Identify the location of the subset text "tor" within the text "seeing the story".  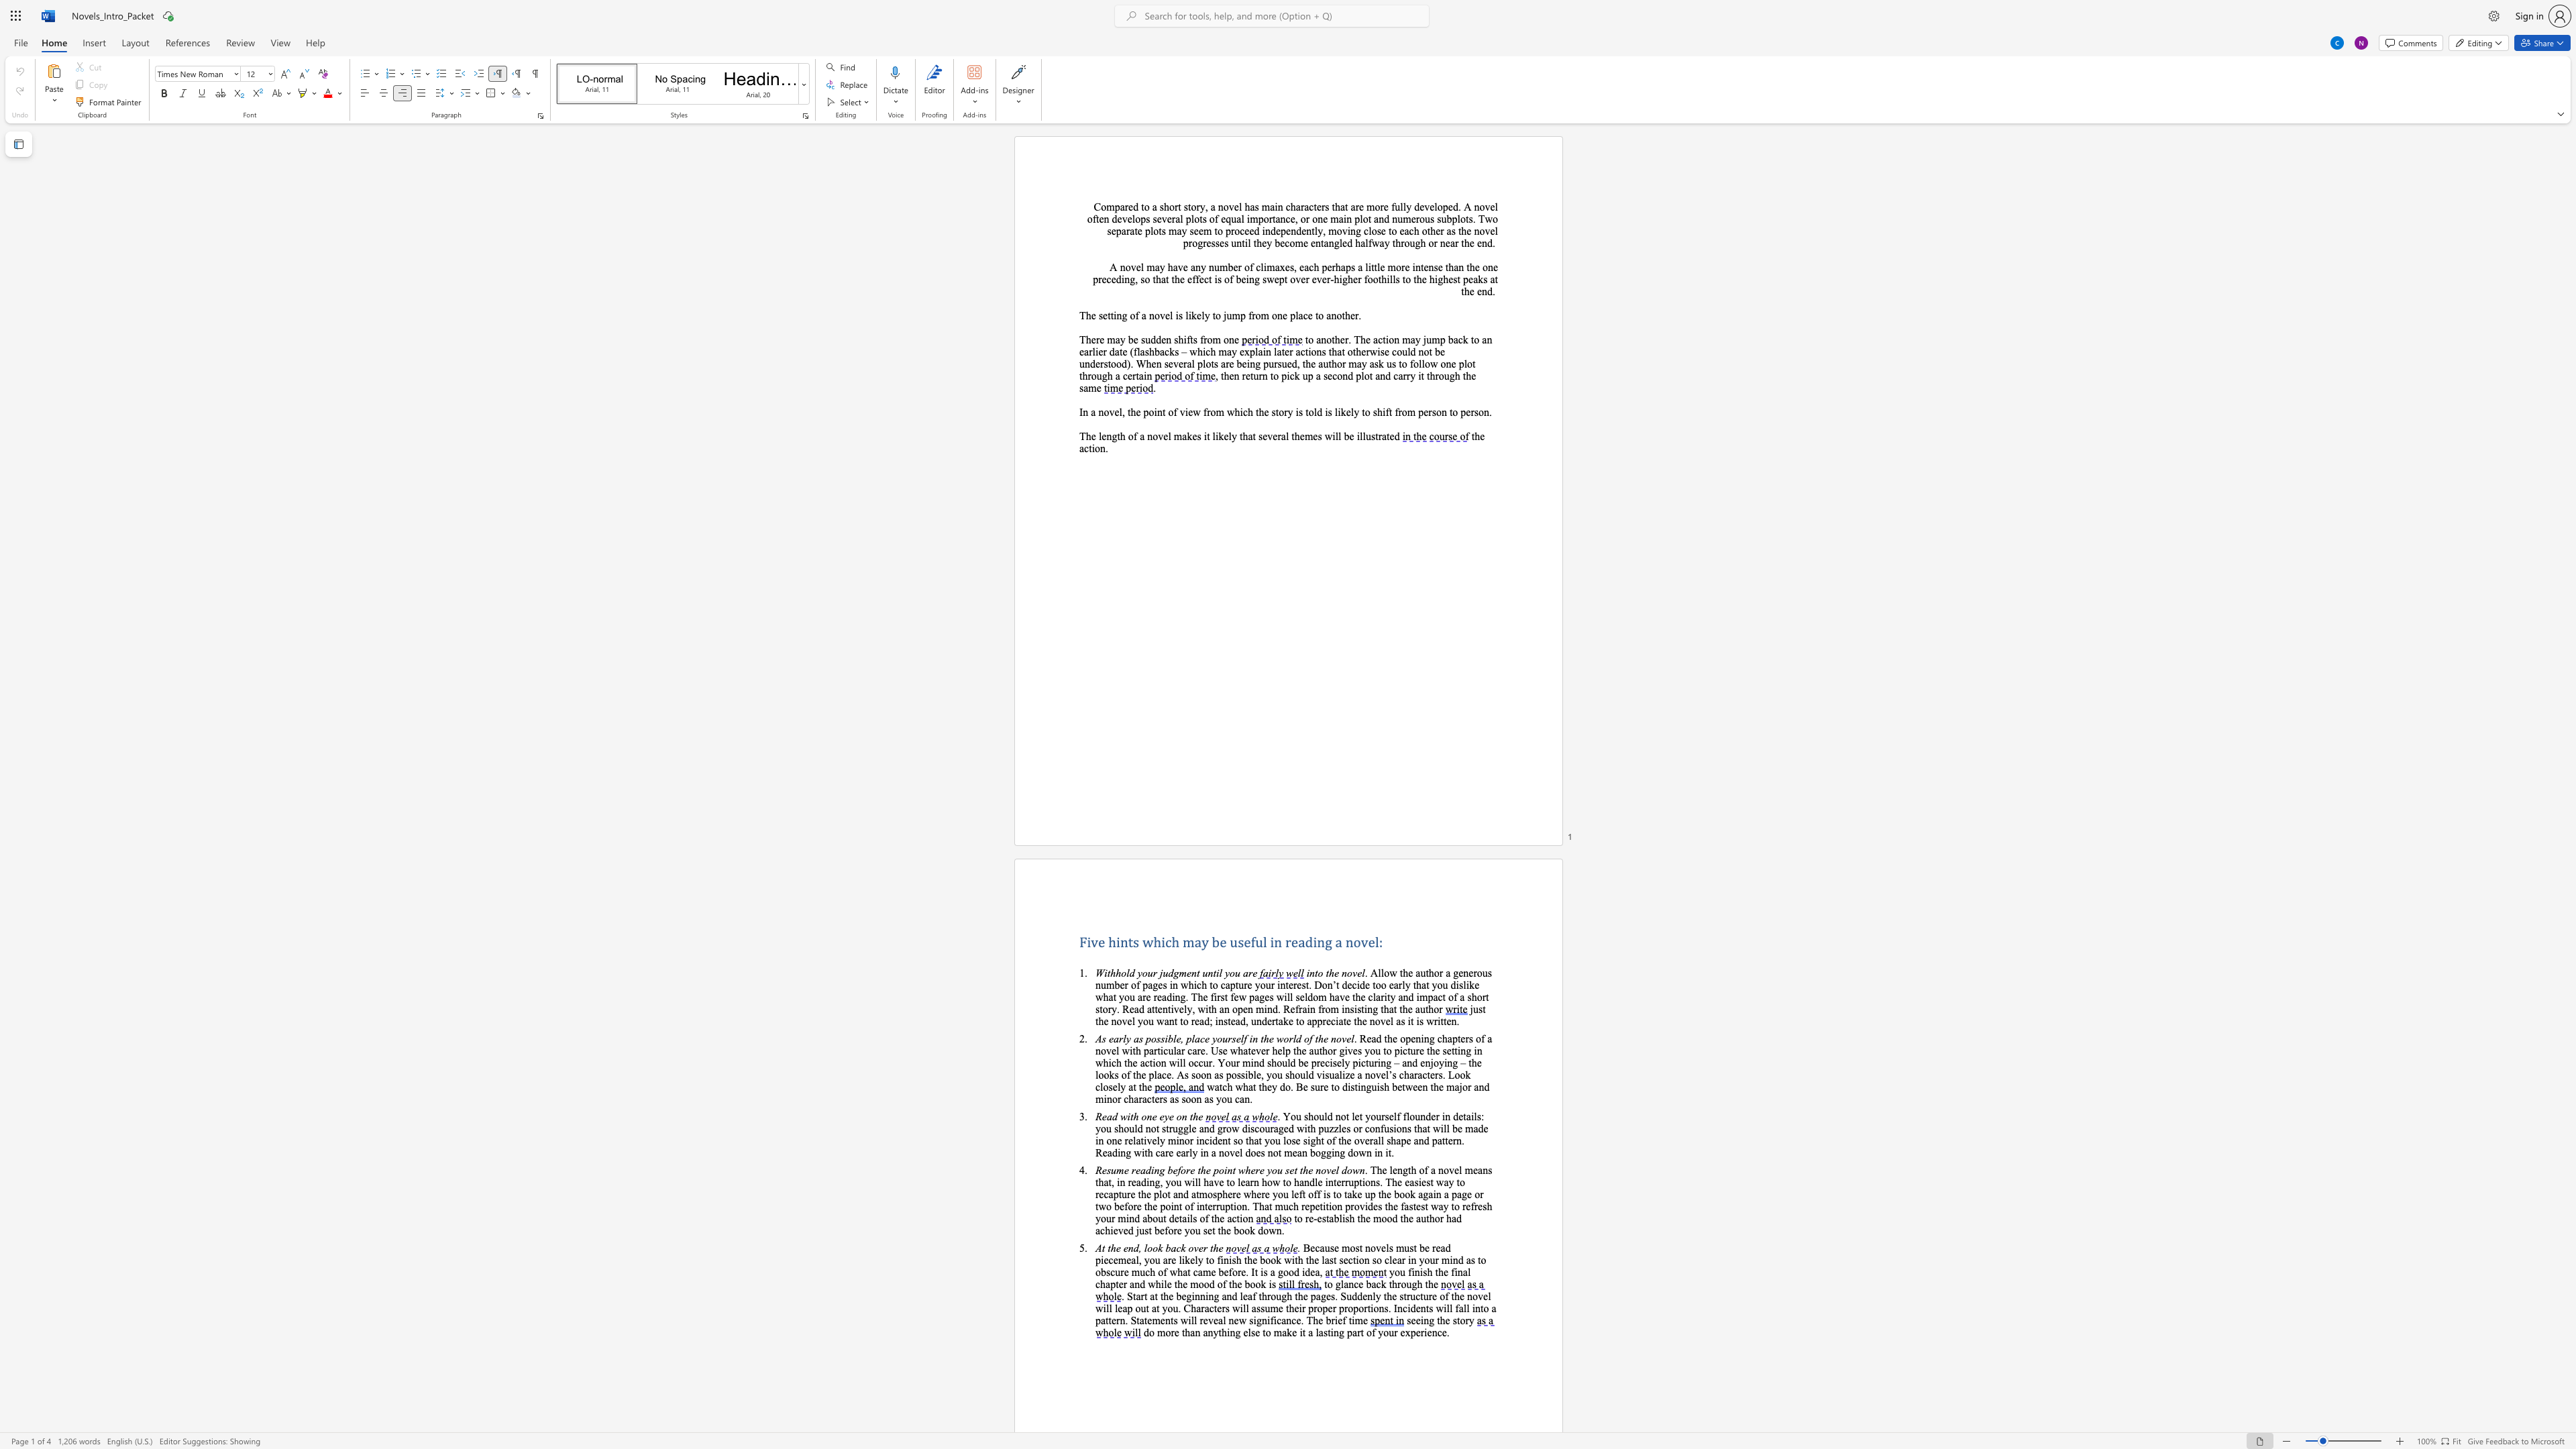
(1456, 1320).